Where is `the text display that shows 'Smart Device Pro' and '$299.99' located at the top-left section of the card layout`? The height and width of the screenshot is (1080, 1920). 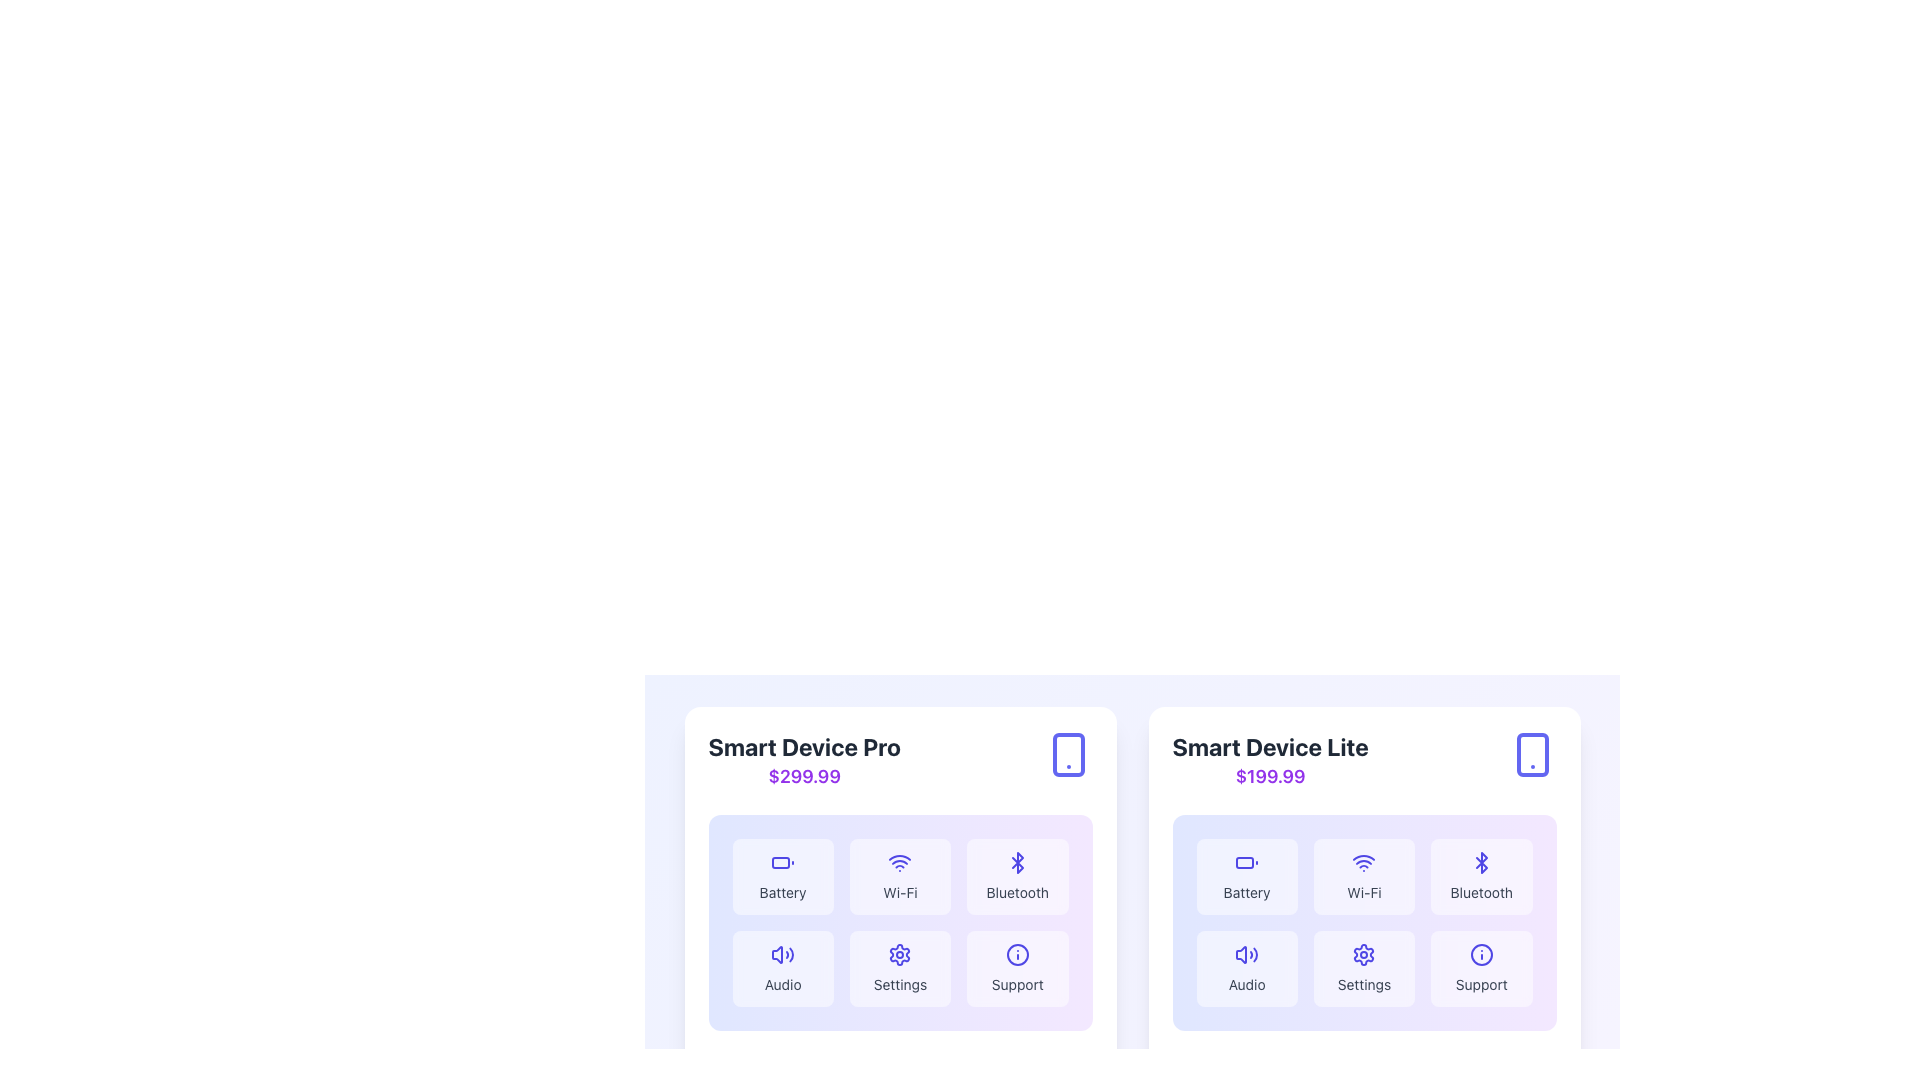
the text display that shows 'Smart Device Pro' and '$299.99' located at the top-left section of the card layout is located at coordinates (804, 760).